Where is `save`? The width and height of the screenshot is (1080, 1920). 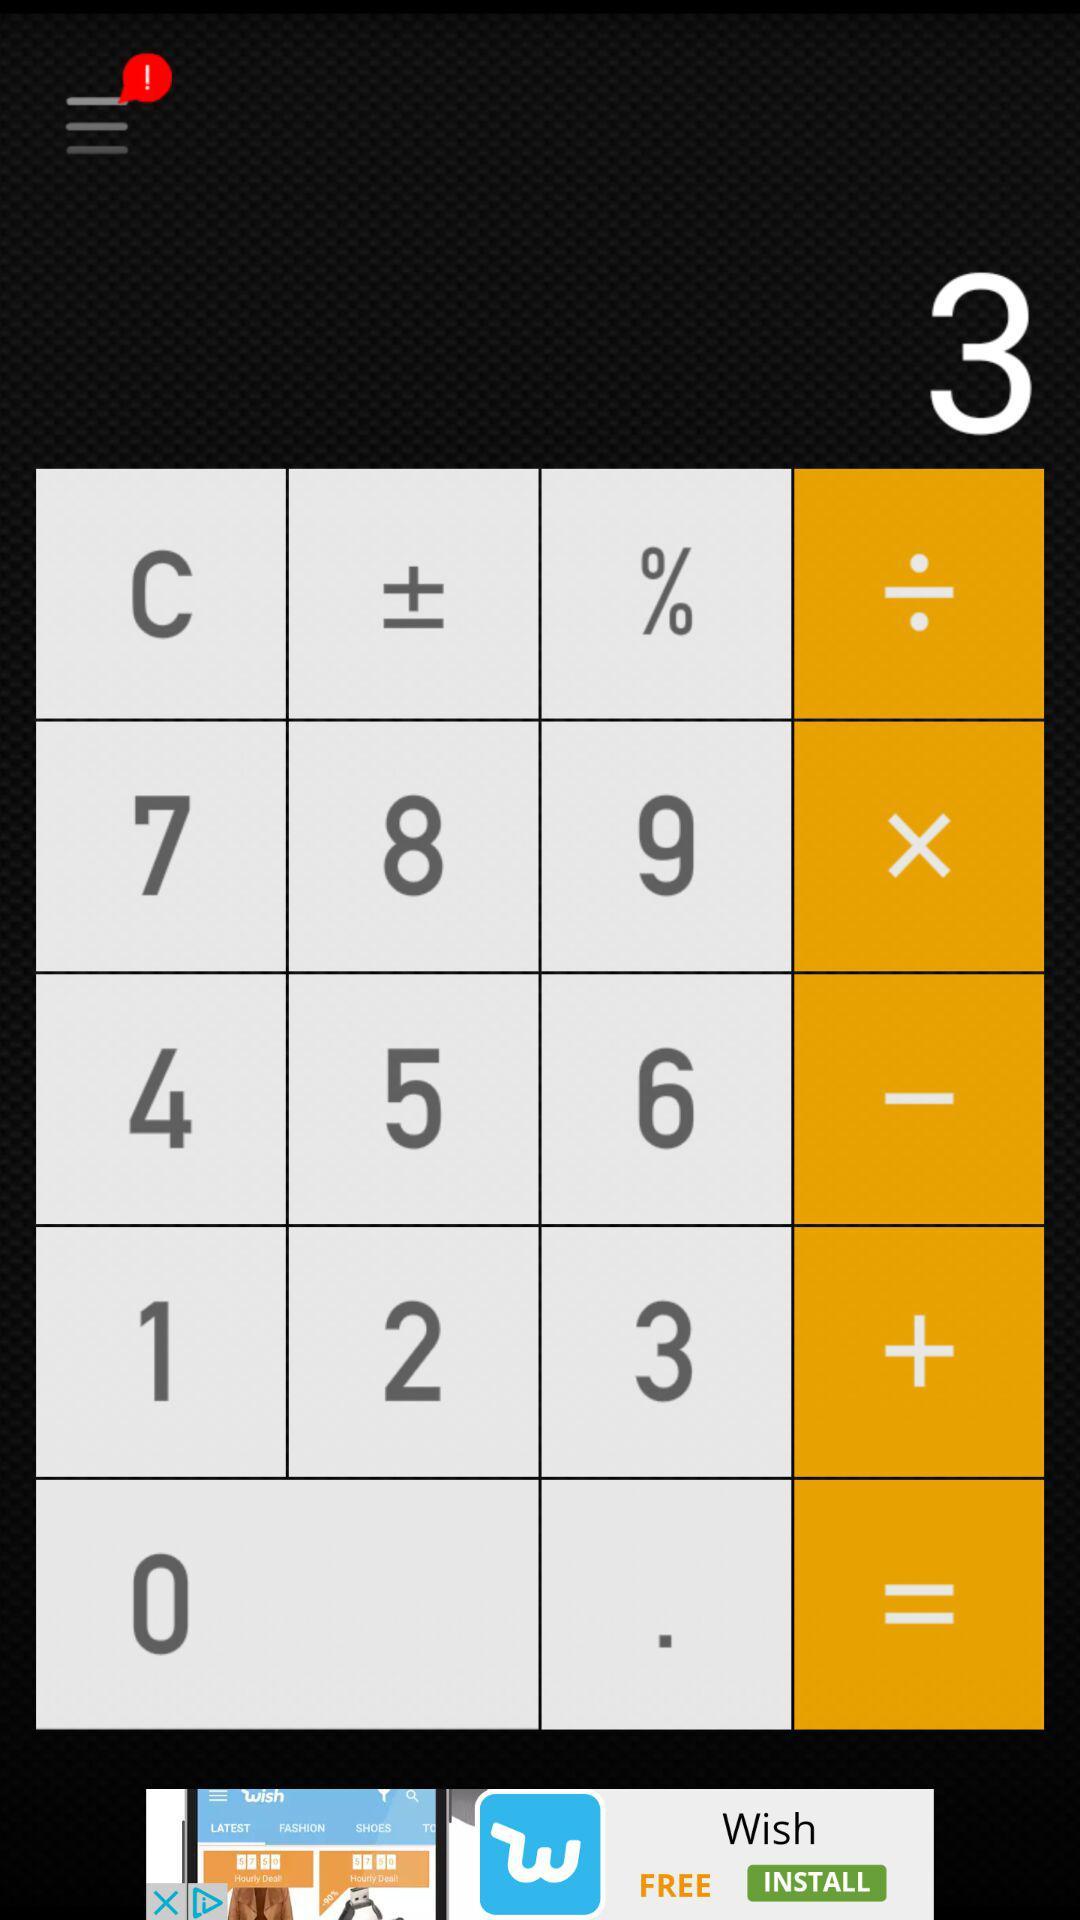
save is located at coordinates (540, 62).